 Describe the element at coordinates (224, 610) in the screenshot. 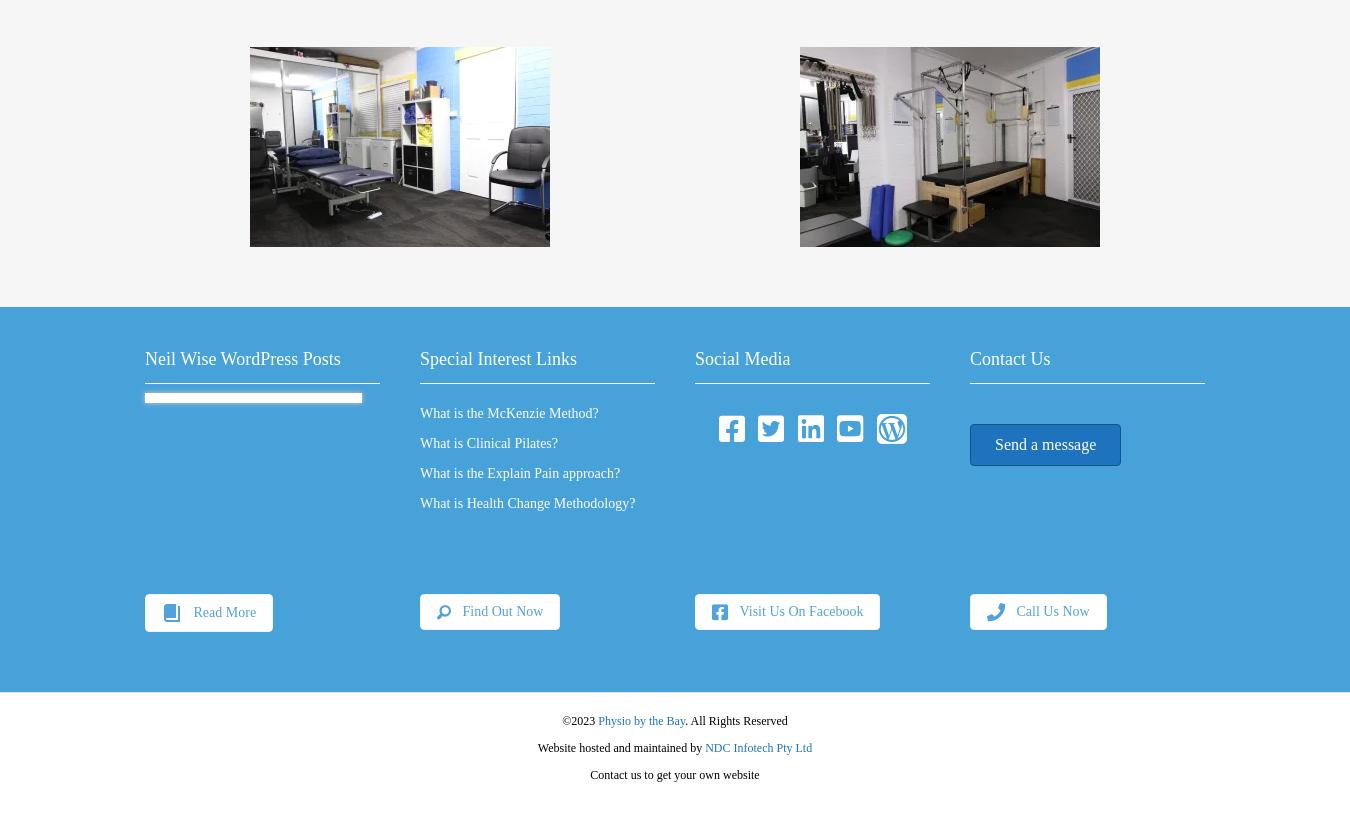

I see `'Read More'` at that location.